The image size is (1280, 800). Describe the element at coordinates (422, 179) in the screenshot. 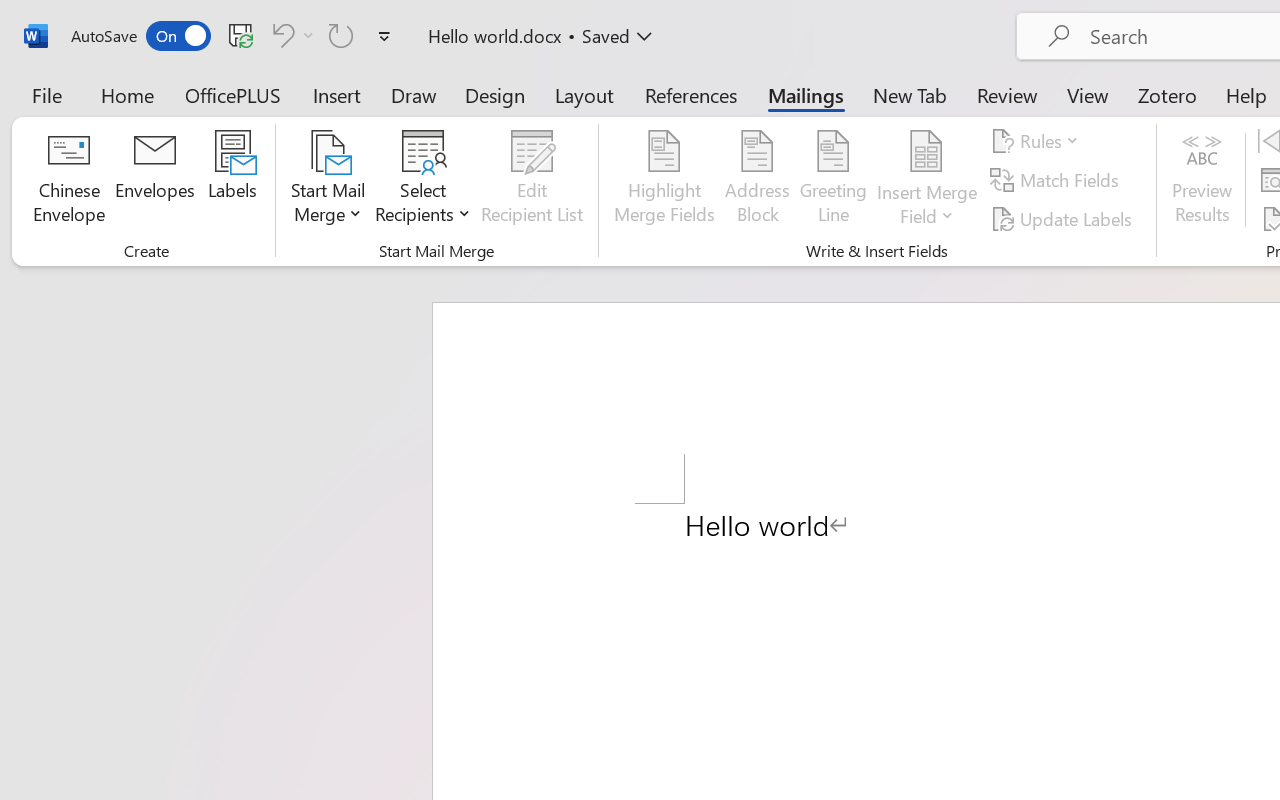

I see `'Select Recipients'` at that location.